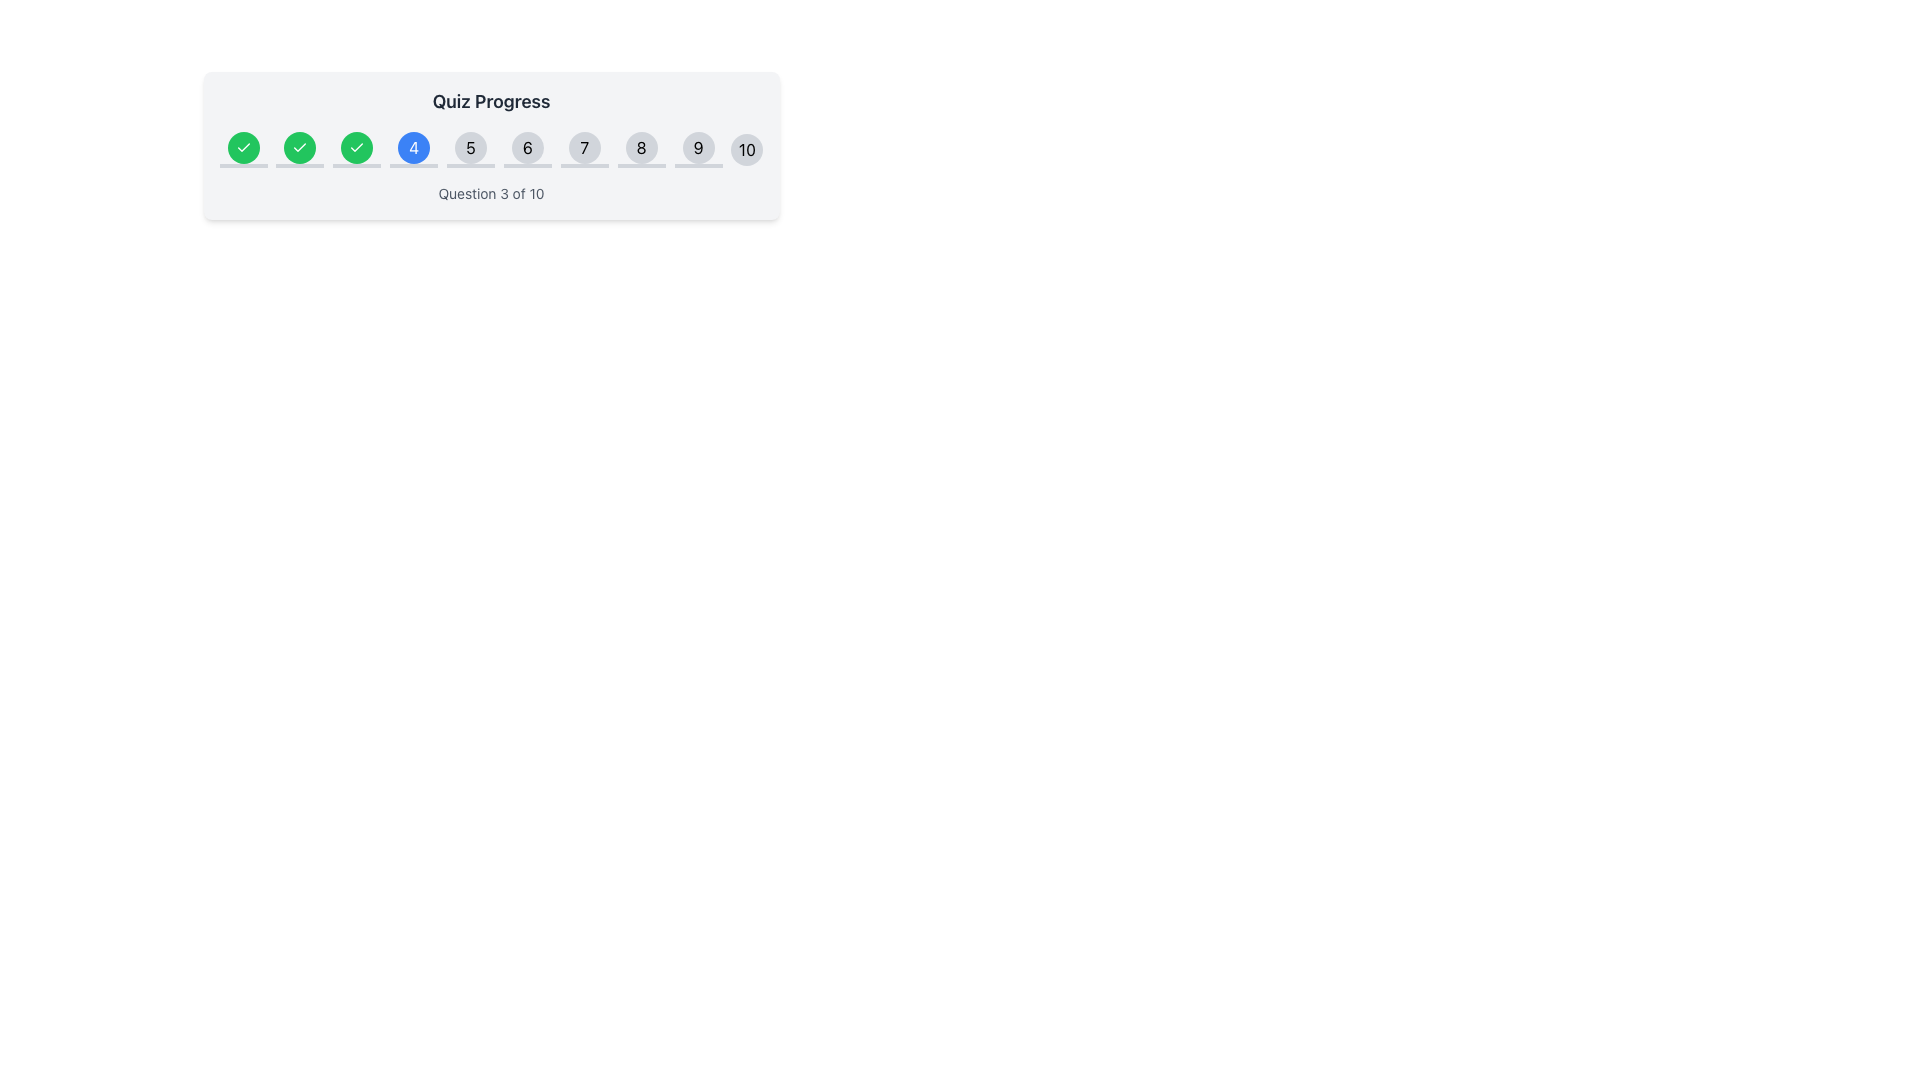 The width and height of the screenshot is (1920, 1080). I want to click on the non-interactive button indicating question number 8 in the quiz progress bar, located at the upper section of the interface, so click(641, 146).